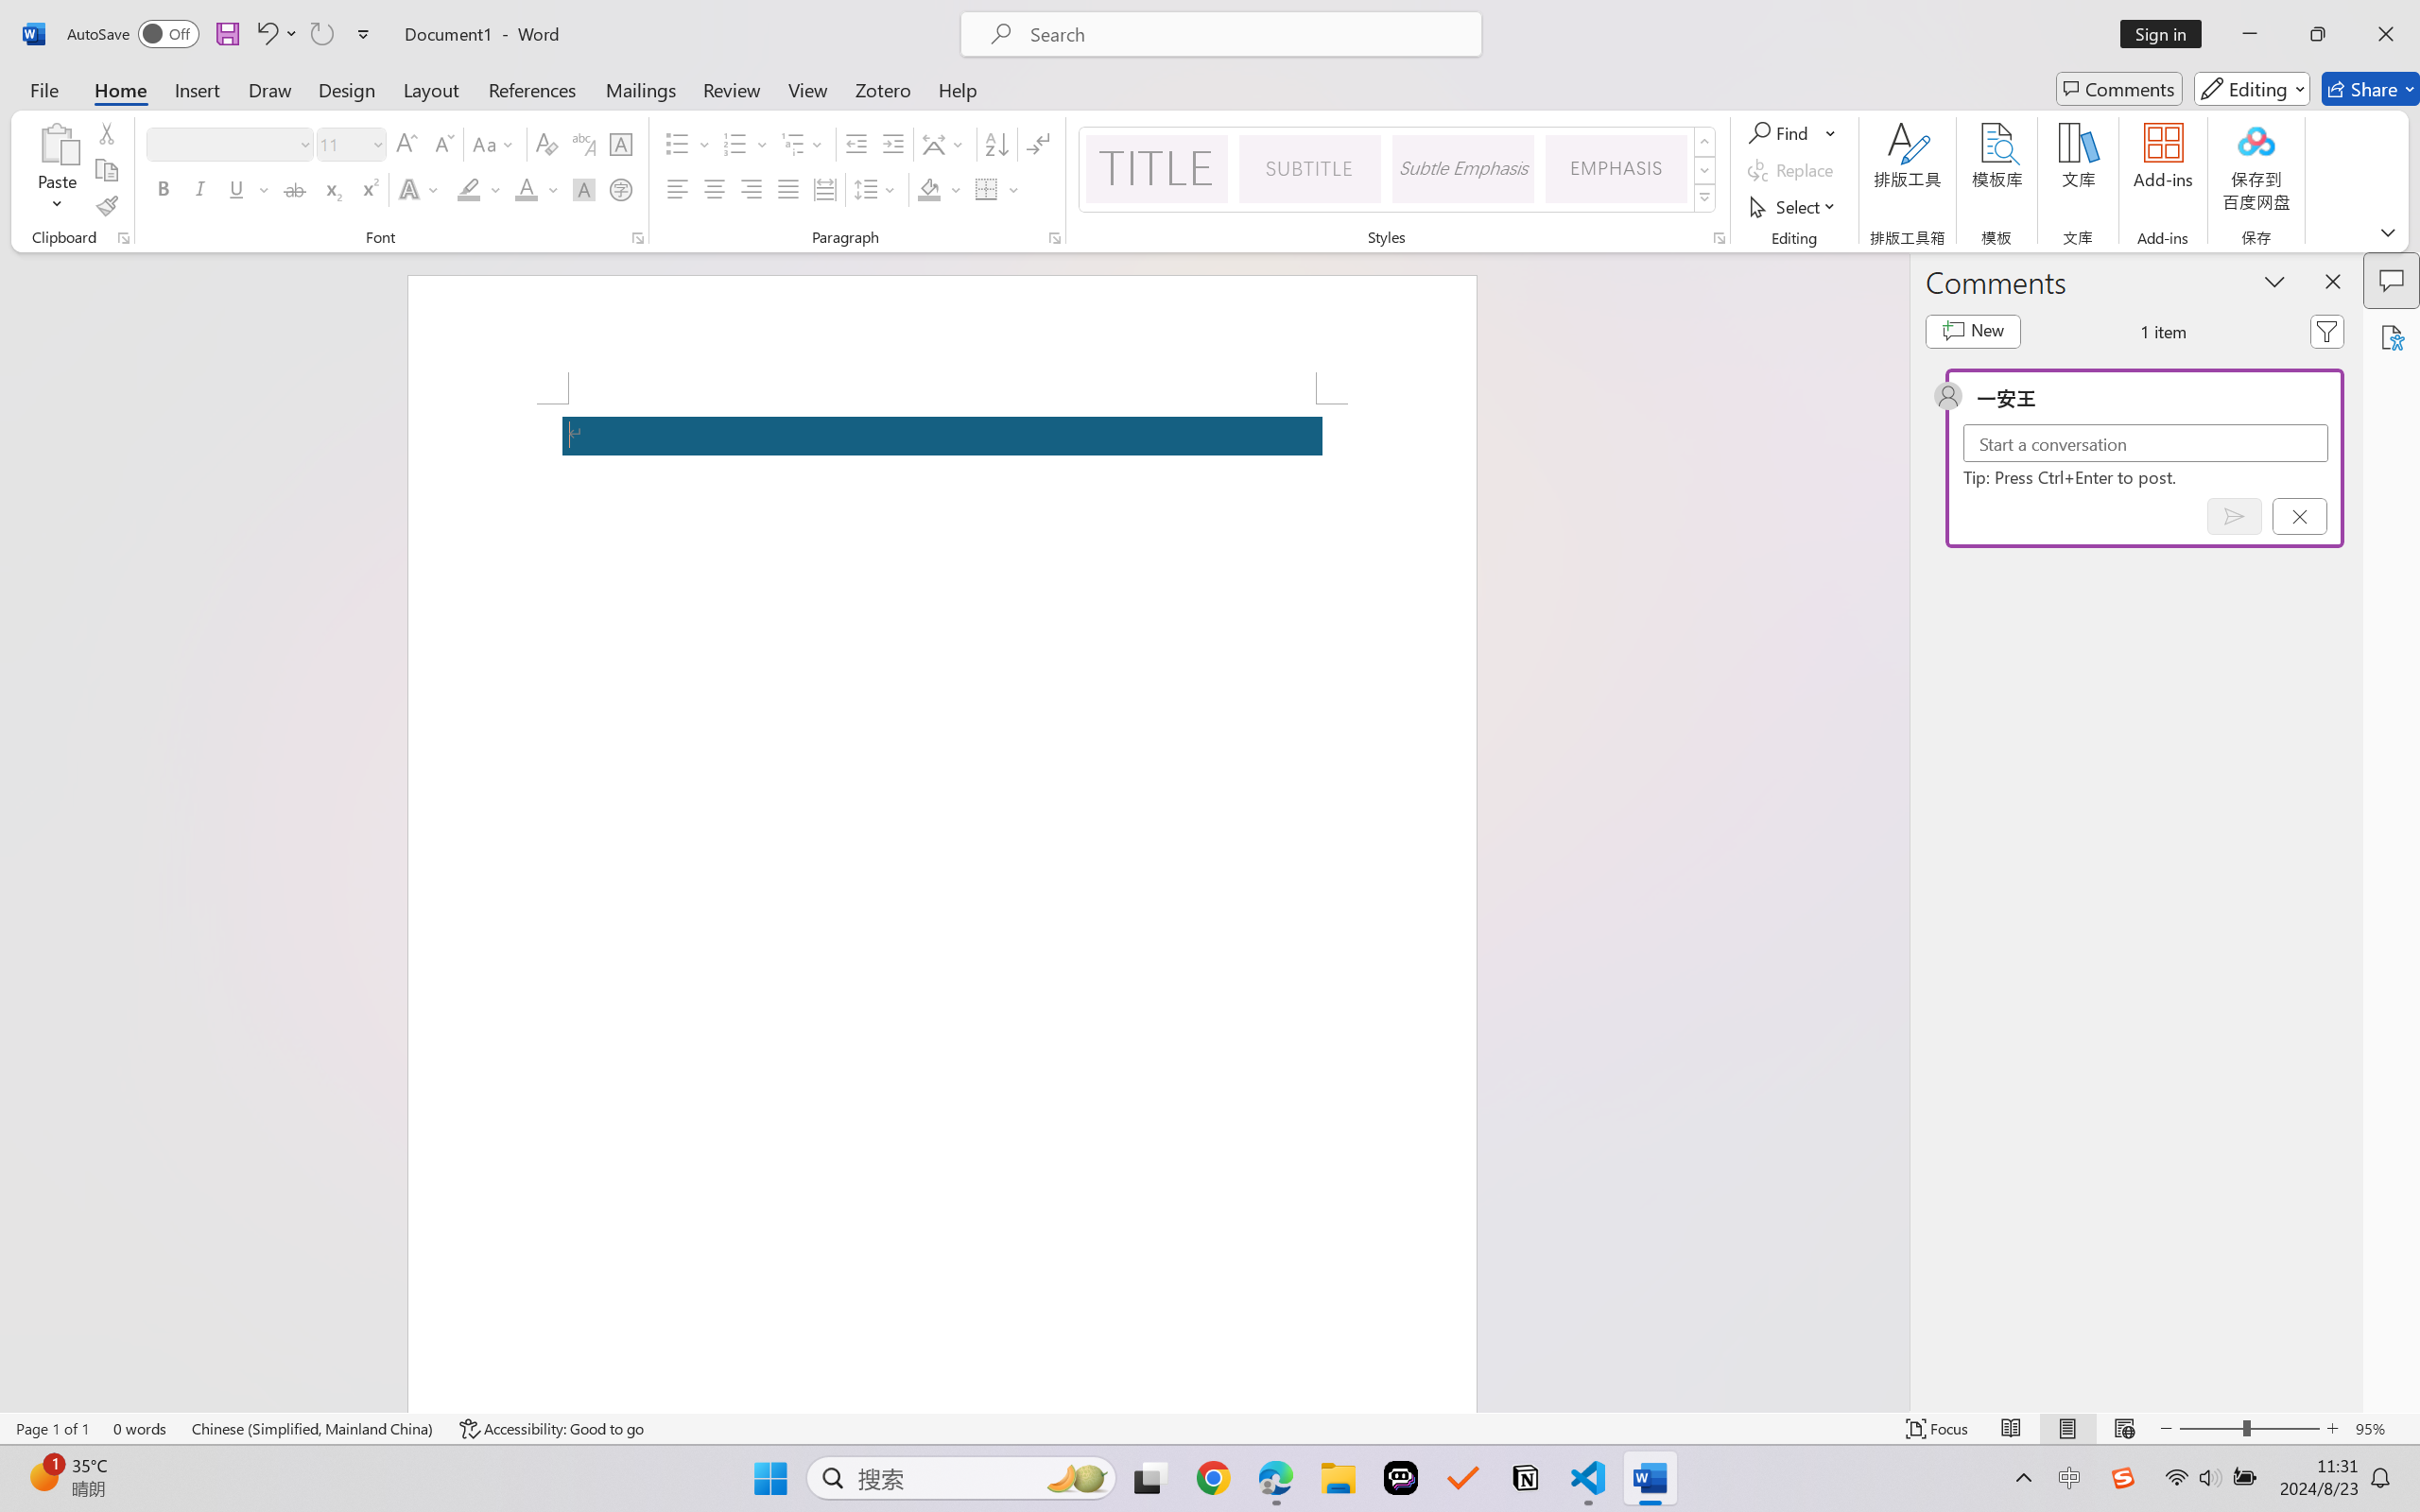  I want to click on 'Filter', so click(2327, 331).